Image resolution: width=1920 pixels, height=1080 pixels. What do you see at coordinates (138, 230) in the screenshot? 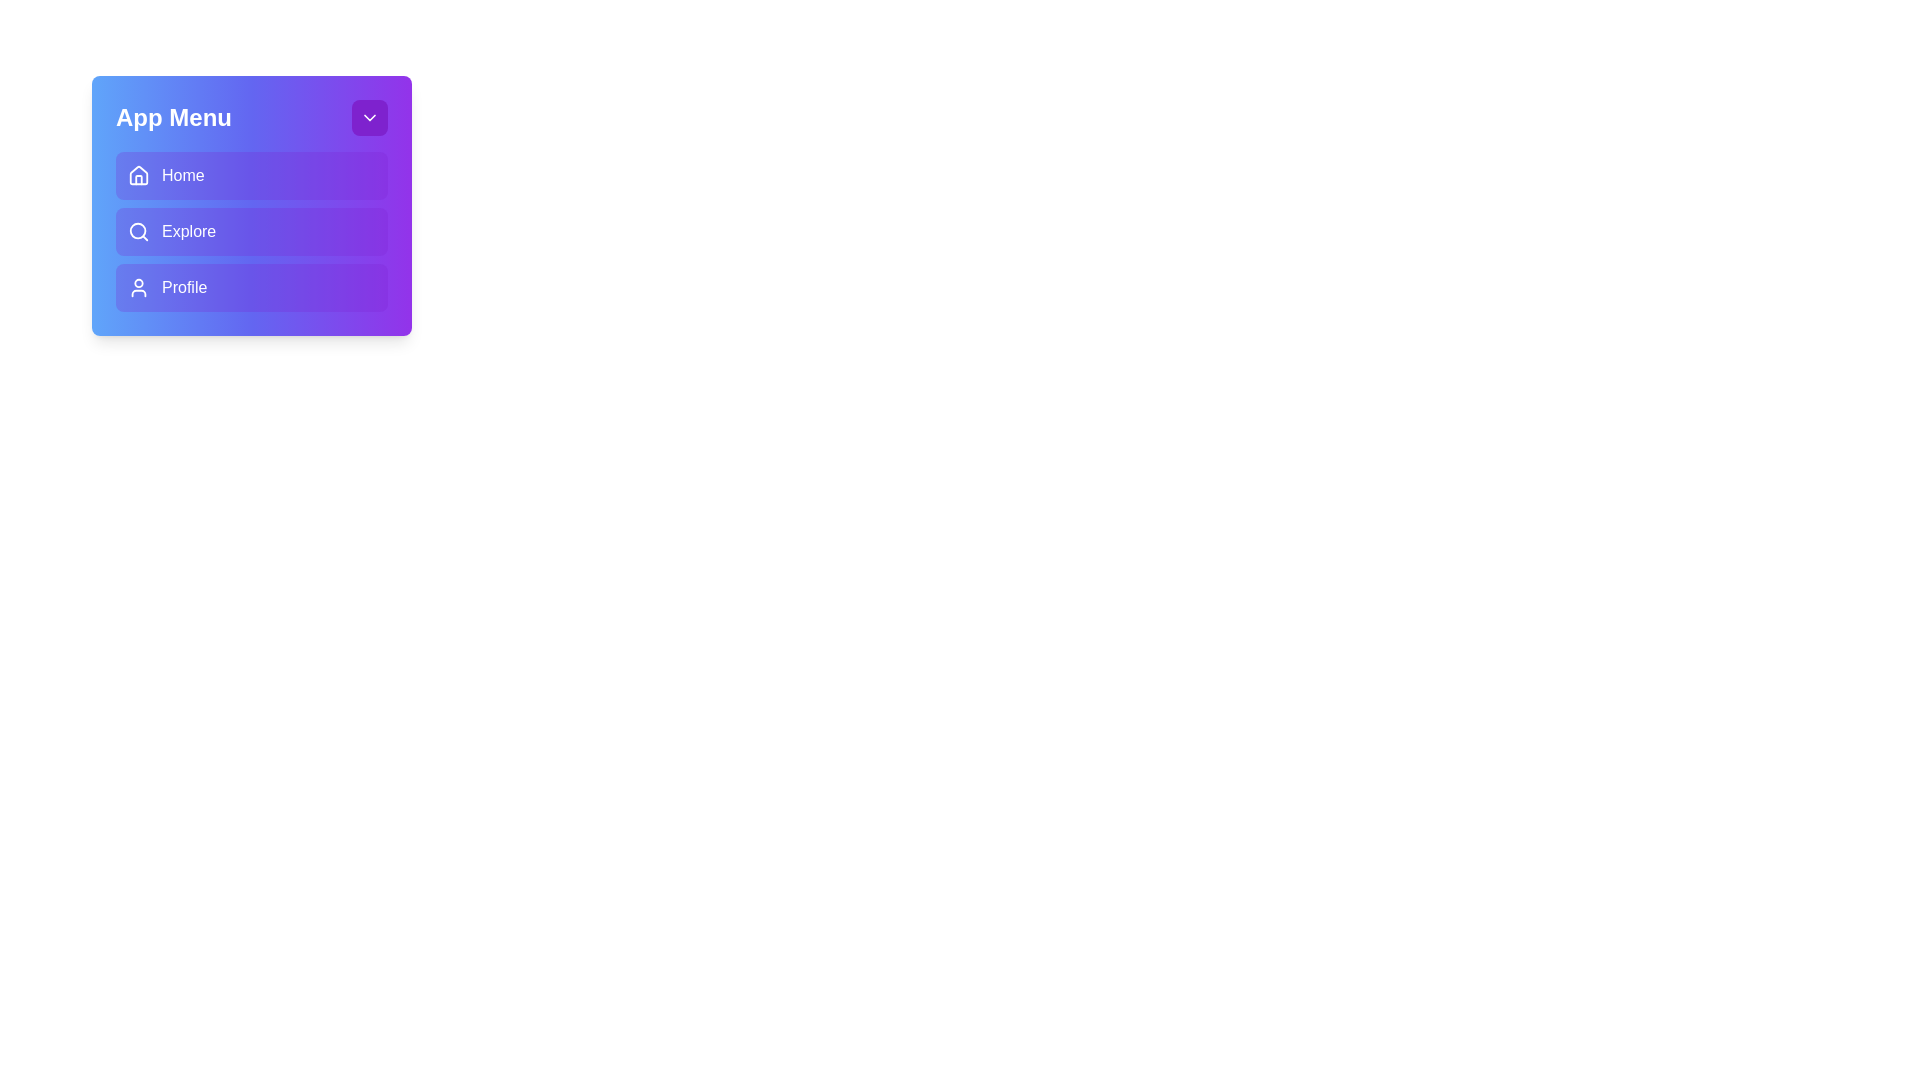
I see `the magnifying glass icon located at the start of the 'Explore' menu item` at bounding box center [138, 230].